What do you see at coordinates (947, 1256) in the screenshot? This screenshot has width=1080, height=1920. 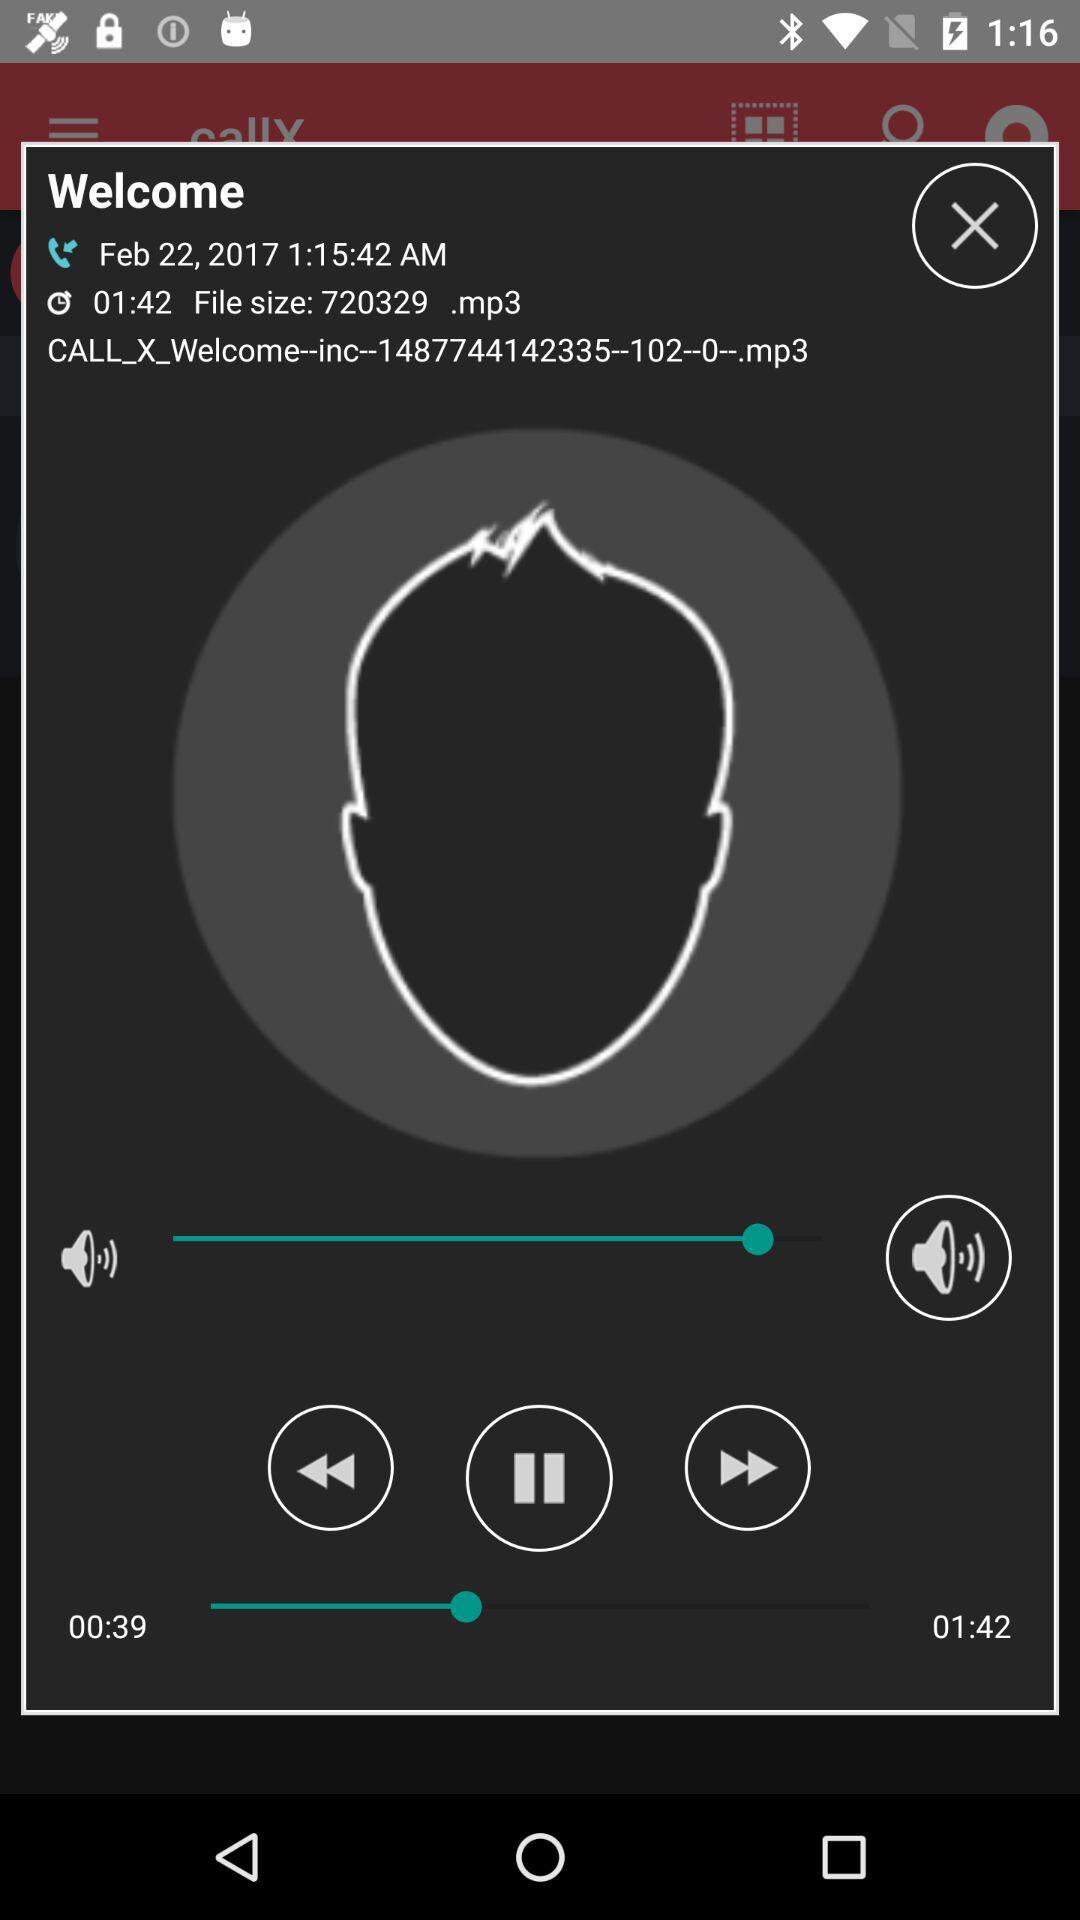 I see `volume up button` at bounding box center [947, 1256].